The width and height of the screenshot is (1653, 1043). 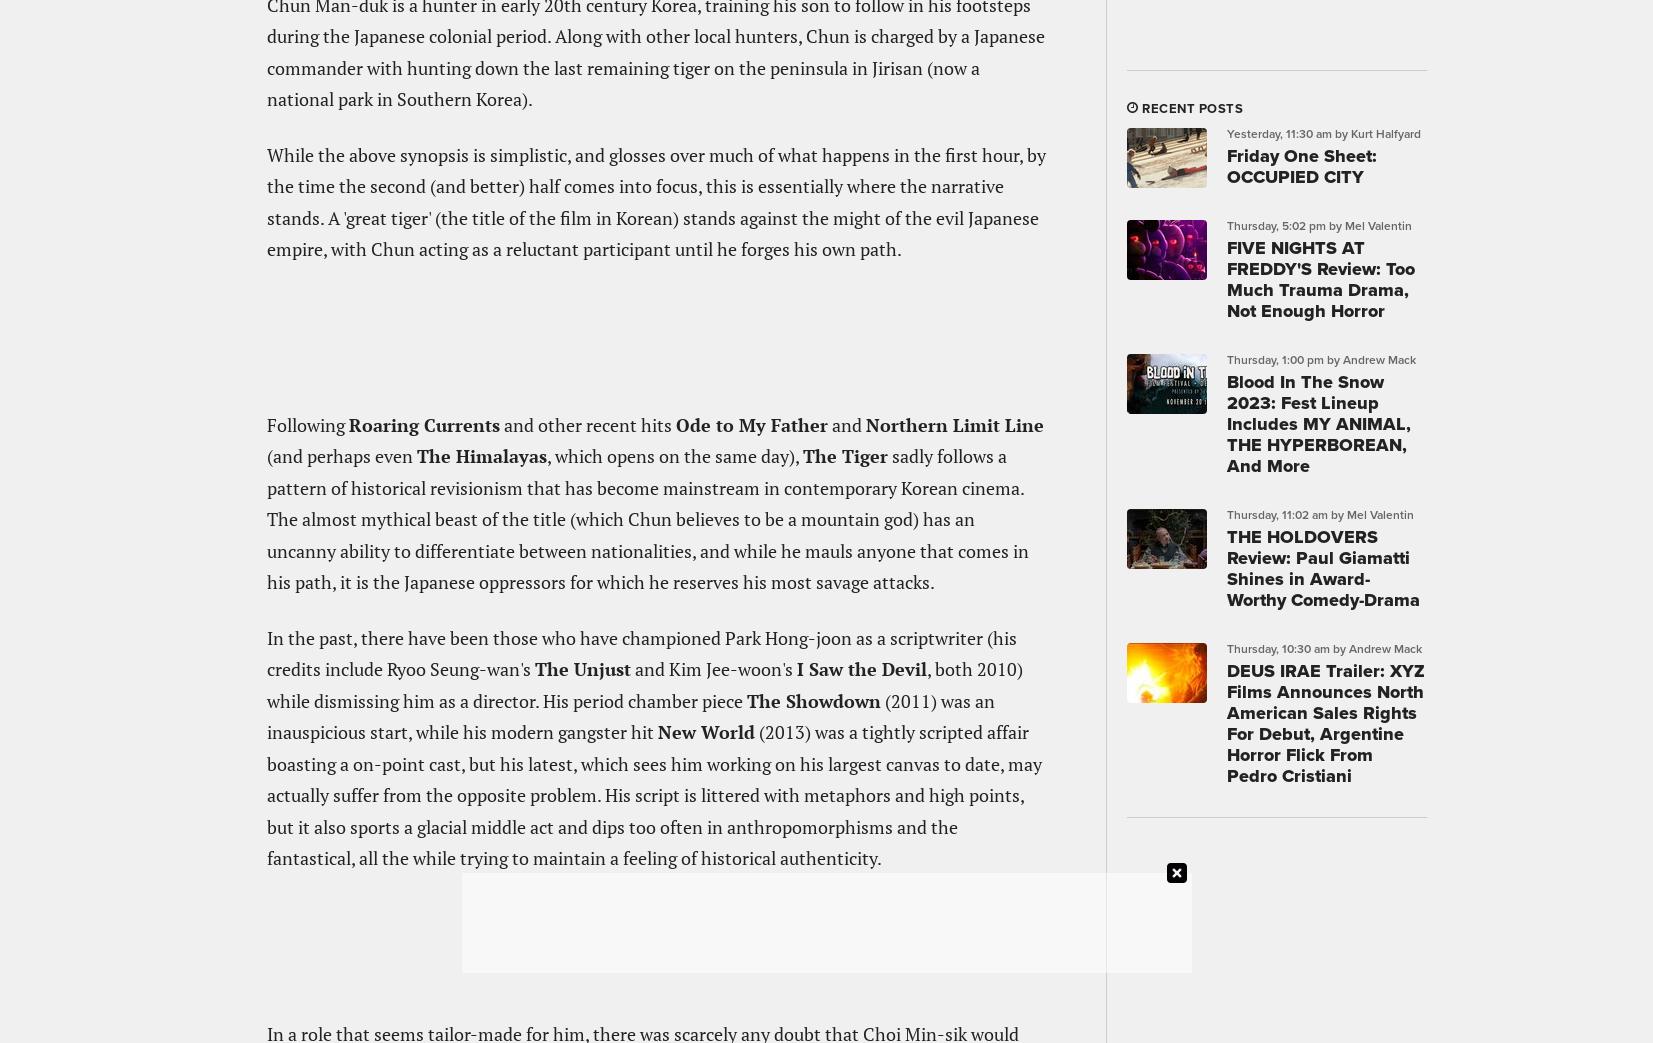 I want to click on 'The Unjust', so click(x=581, y=667).